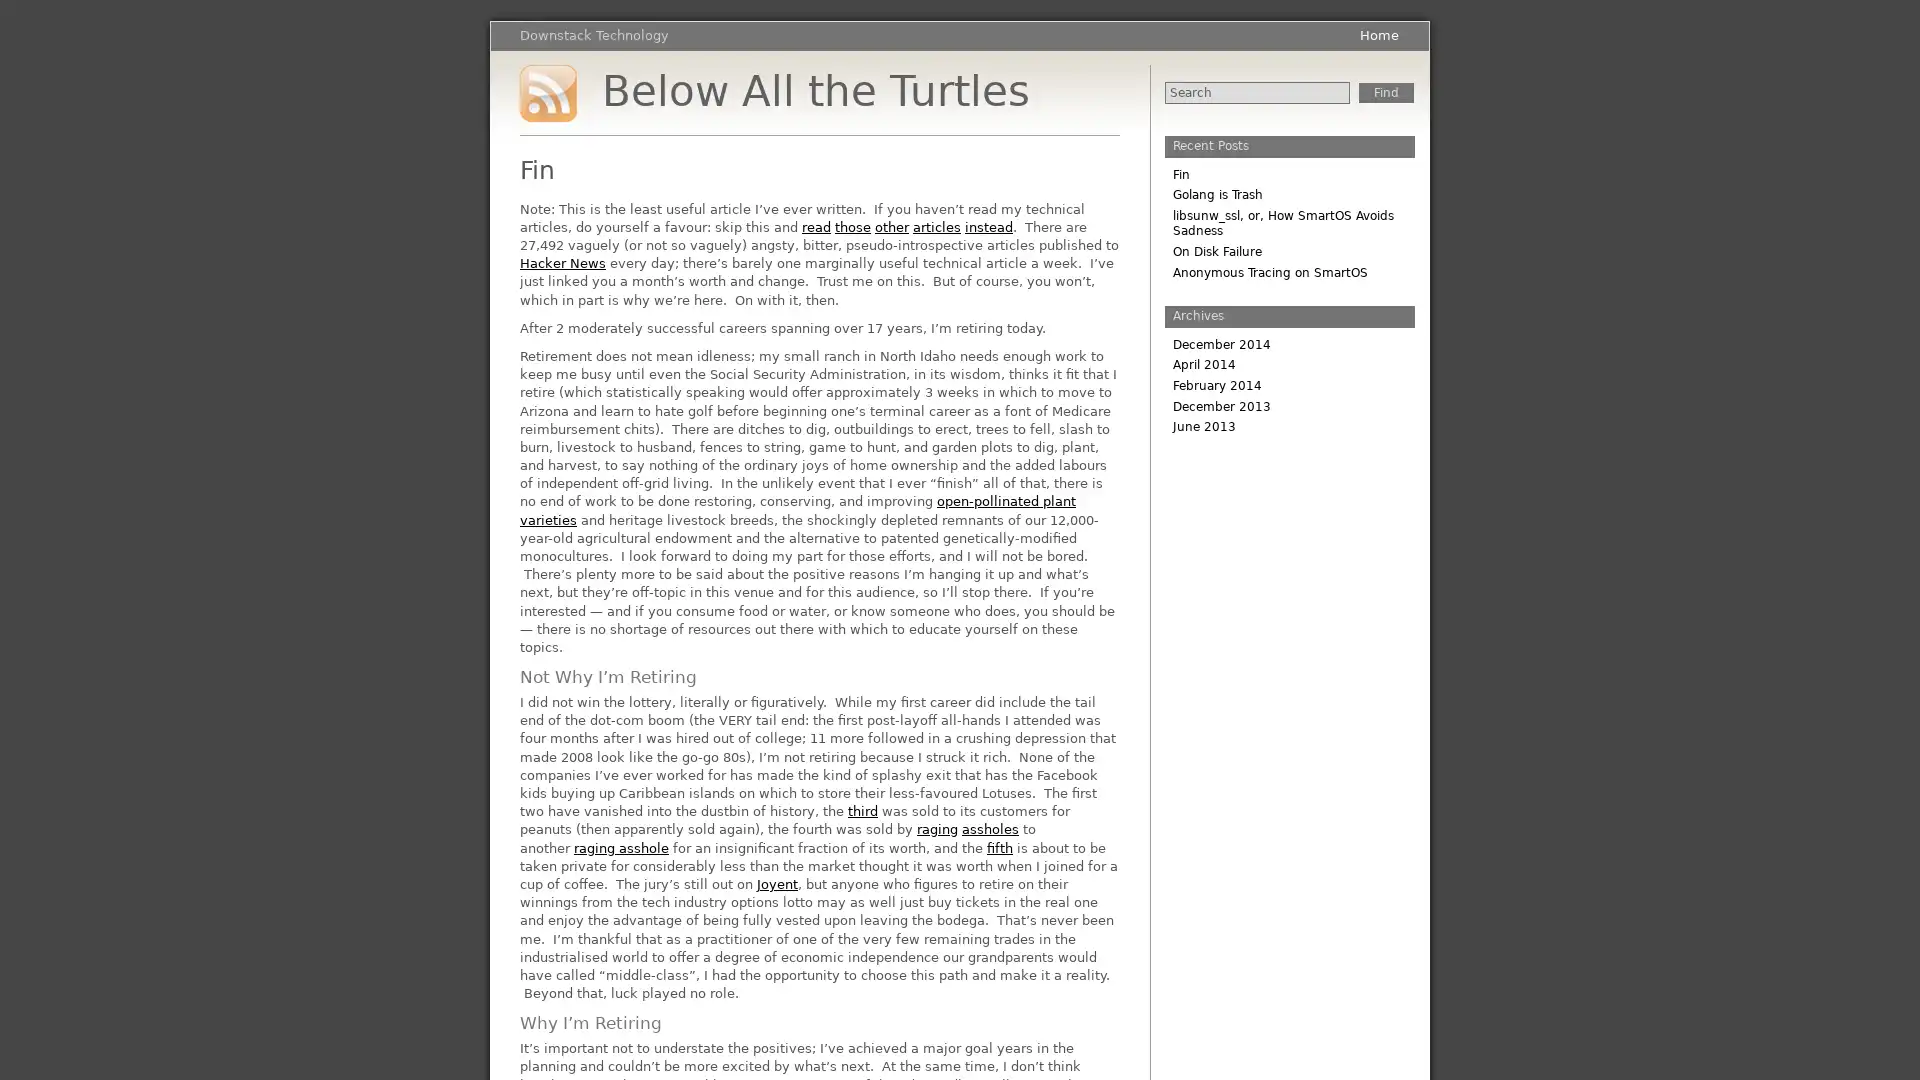  Describe the element at coordinates (1385, 92) in the screenshot. I see `Find` at that location.